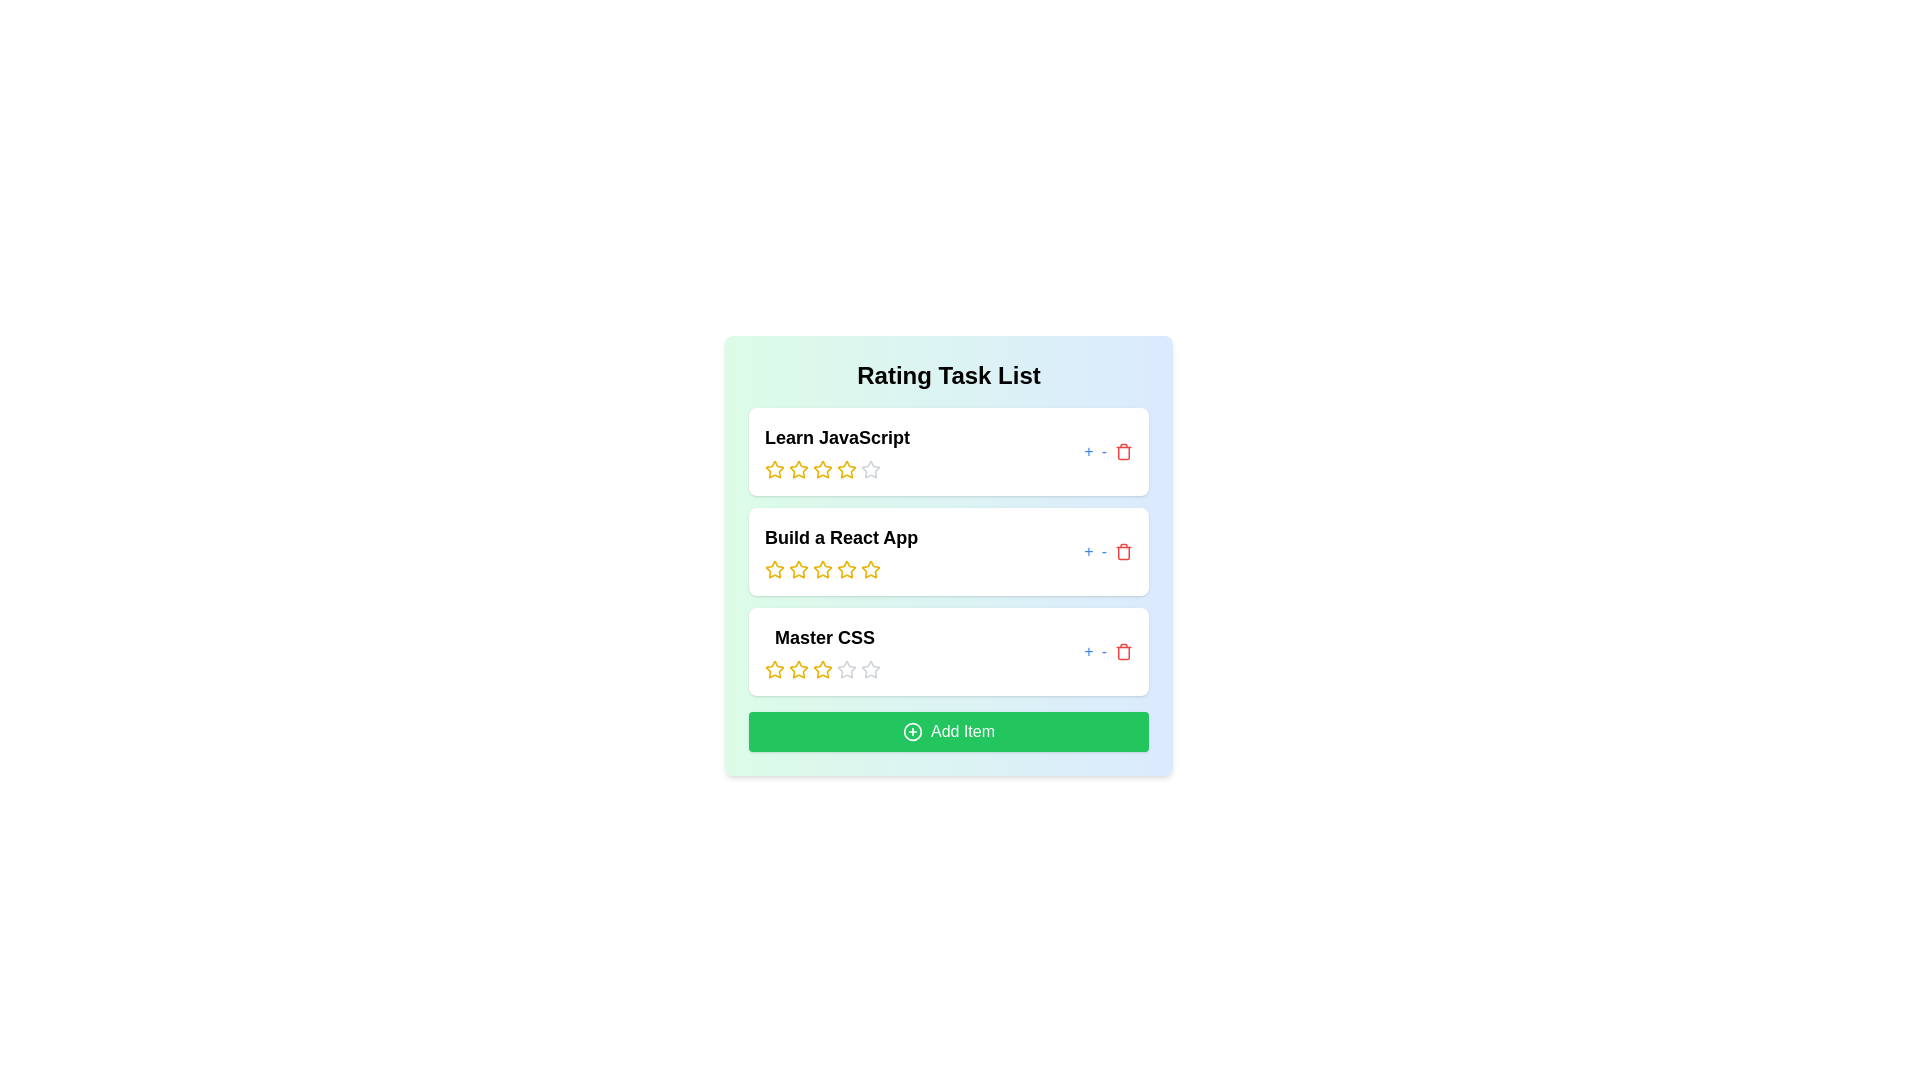 This screenshot has height=1080, width=1920. What do you see at coordinates (948, 732) in the screenshot?
I see `the 'Add Item' button to add a new item to the list` at bounding box center [948, 732].